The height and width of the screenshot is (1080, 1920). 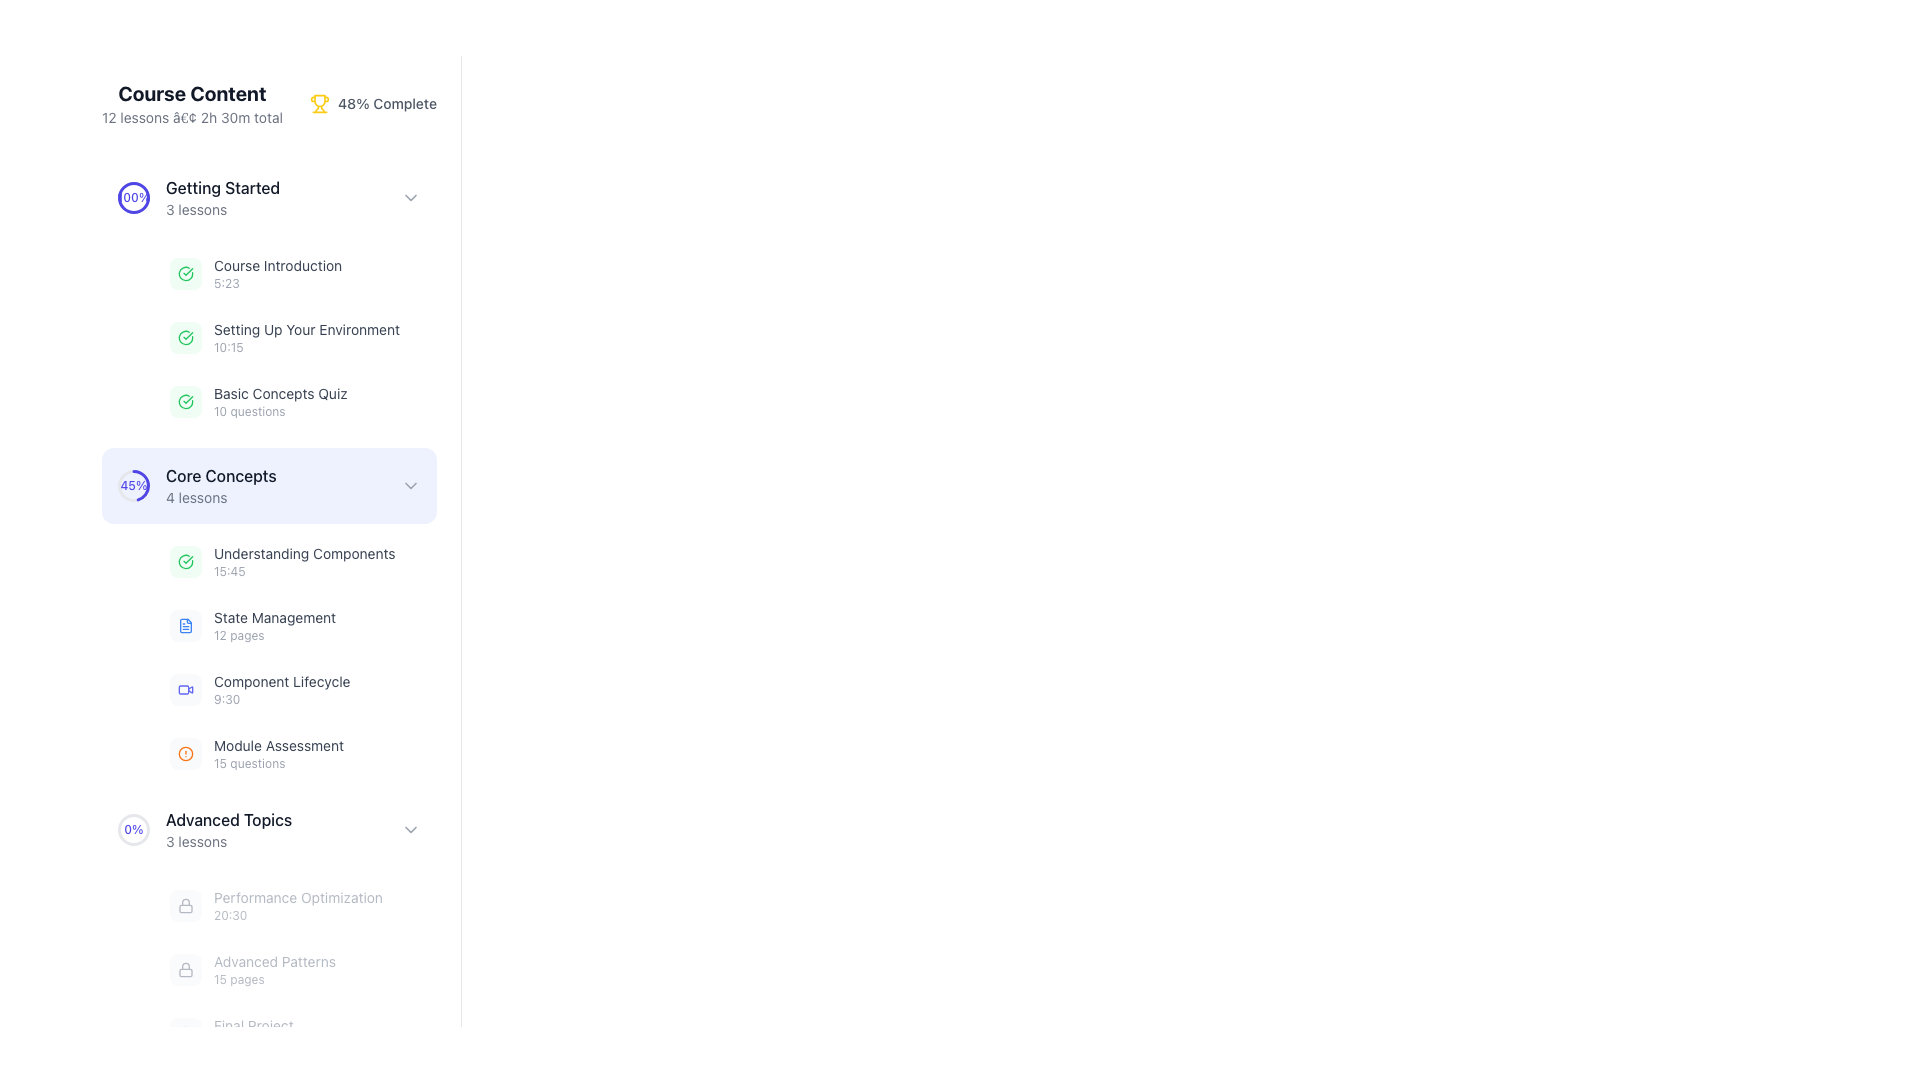 What do you see at coordinates (306, 329) in the screenshot?
I see `the text label 'Setting Up Your Environment', which is styled in gray and appears beneath the heading 'Getting Started' in the course listing` at bounding box center [306, 329].